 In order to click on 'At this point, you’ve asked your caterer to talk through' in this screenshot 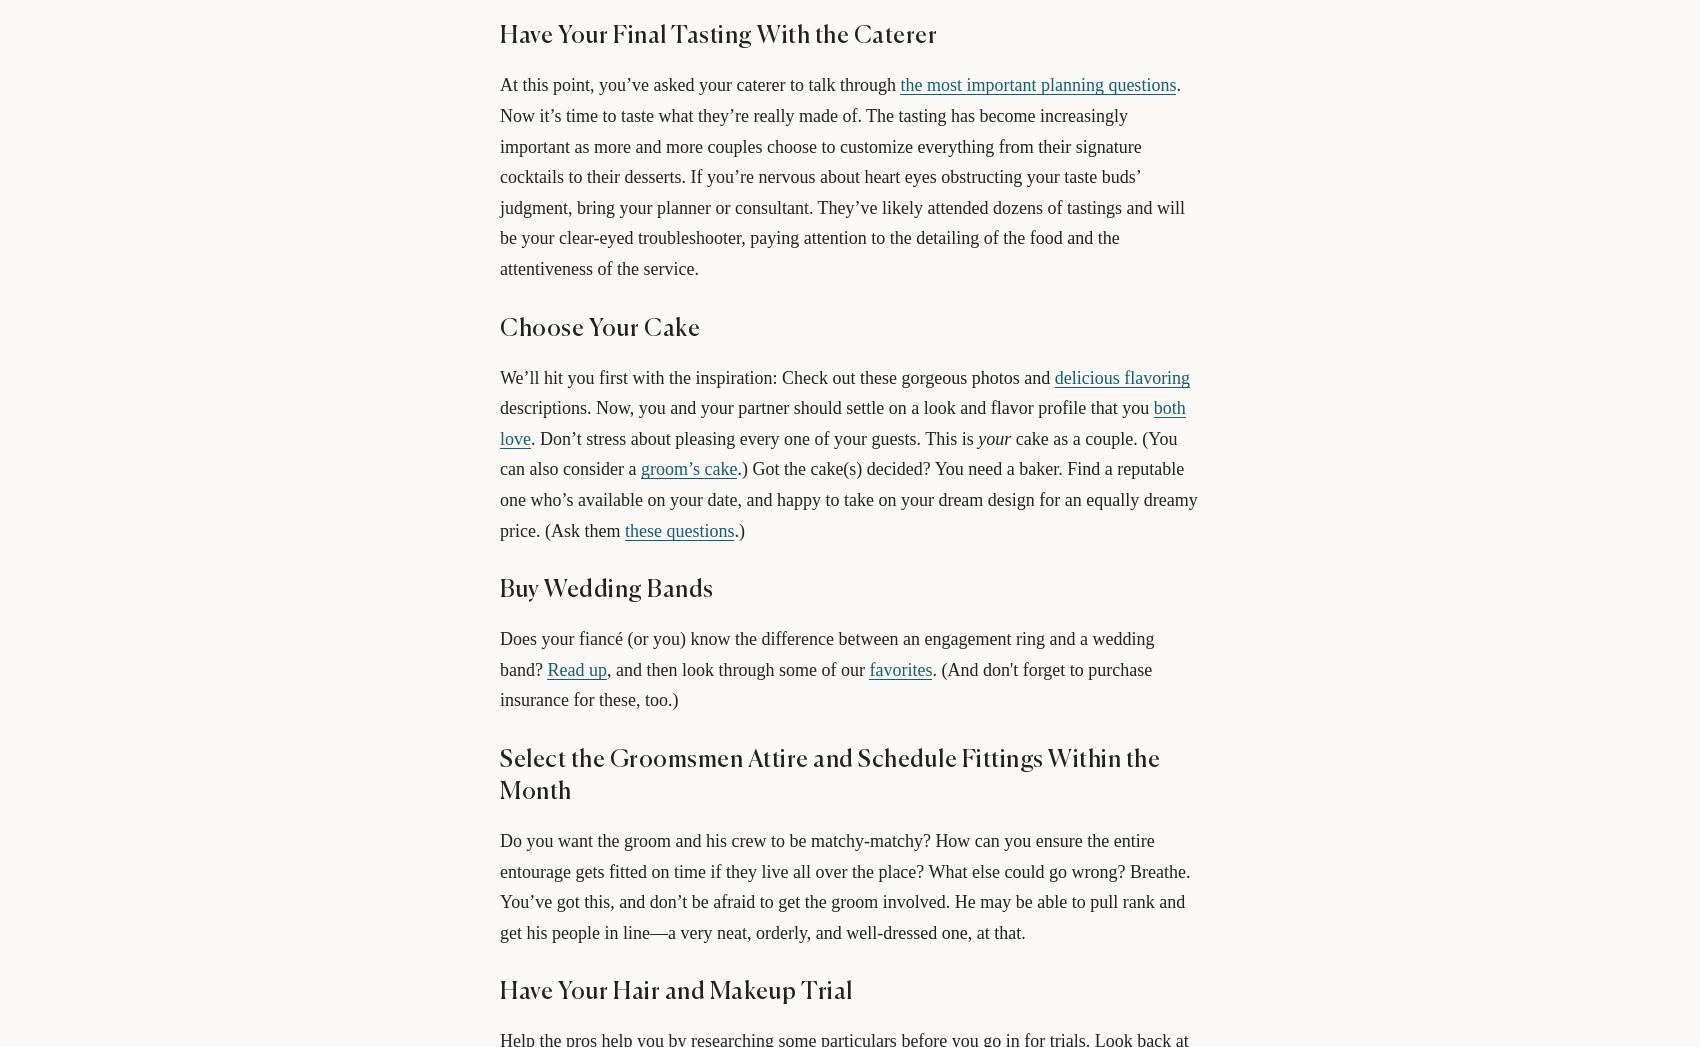, I will do `click(700, 85)`.